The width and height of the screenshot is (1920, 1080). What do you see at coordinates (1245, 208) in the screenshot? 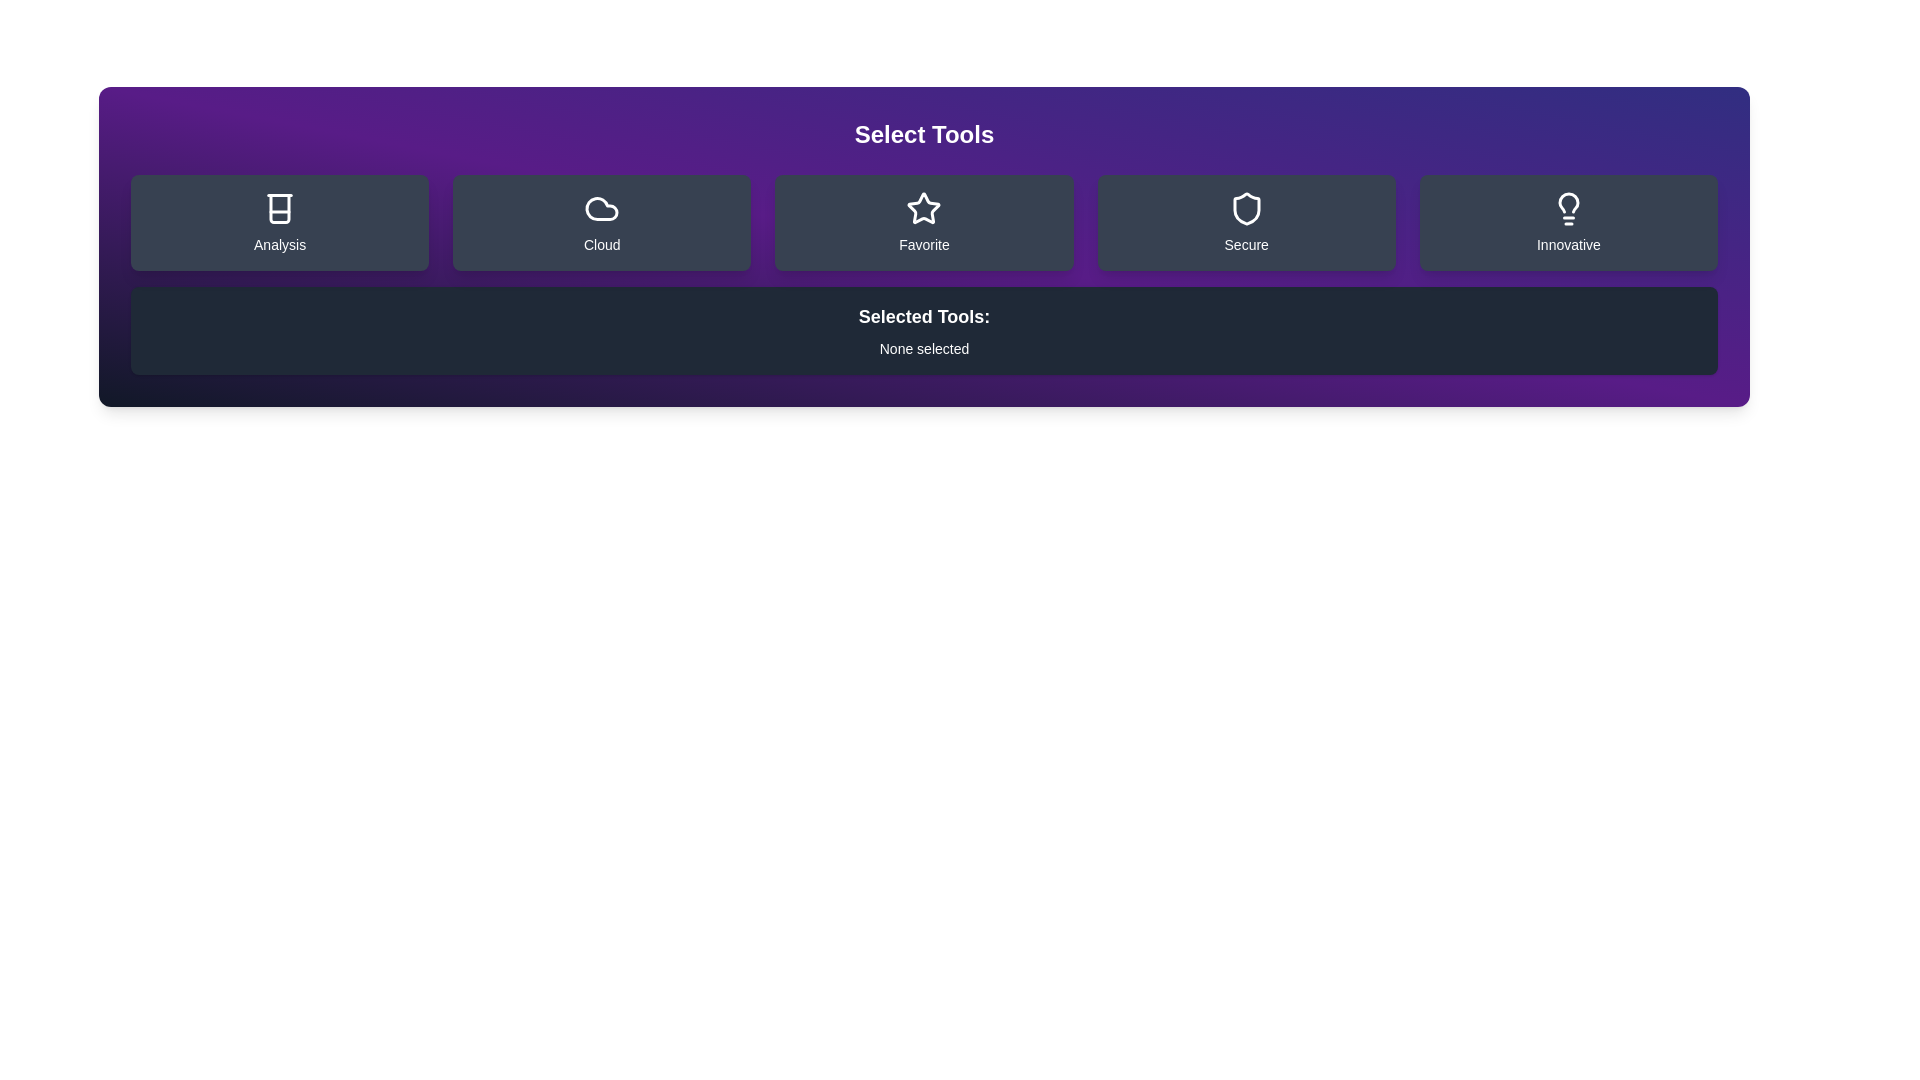
I see `the shield-shaped icon in the fourth position of the 'Select Tools' row` at bounding box center [1245, 208].